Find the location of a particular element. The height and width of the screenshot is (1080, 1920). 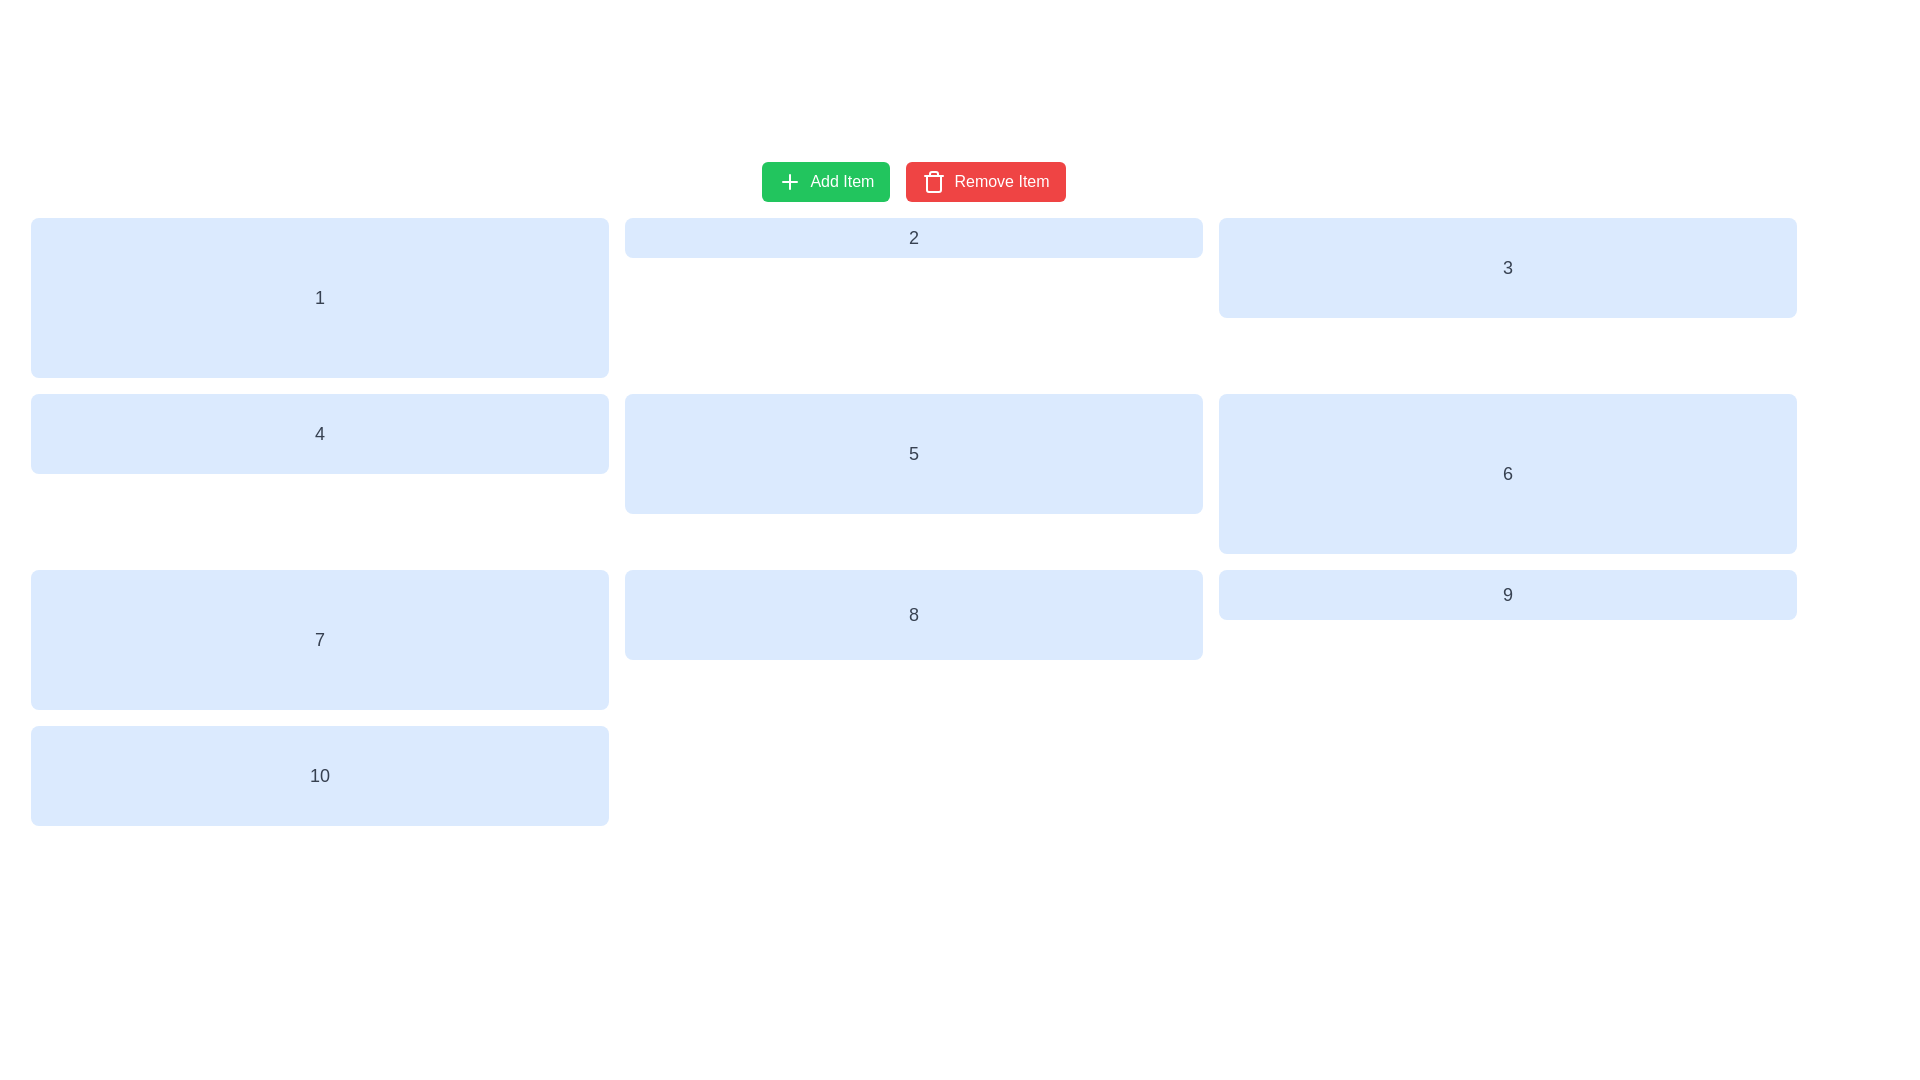

the Static Number Display indicating the number 7, located in the second column-first row of the last complete row in a grid is located at coordinates (320, 640).